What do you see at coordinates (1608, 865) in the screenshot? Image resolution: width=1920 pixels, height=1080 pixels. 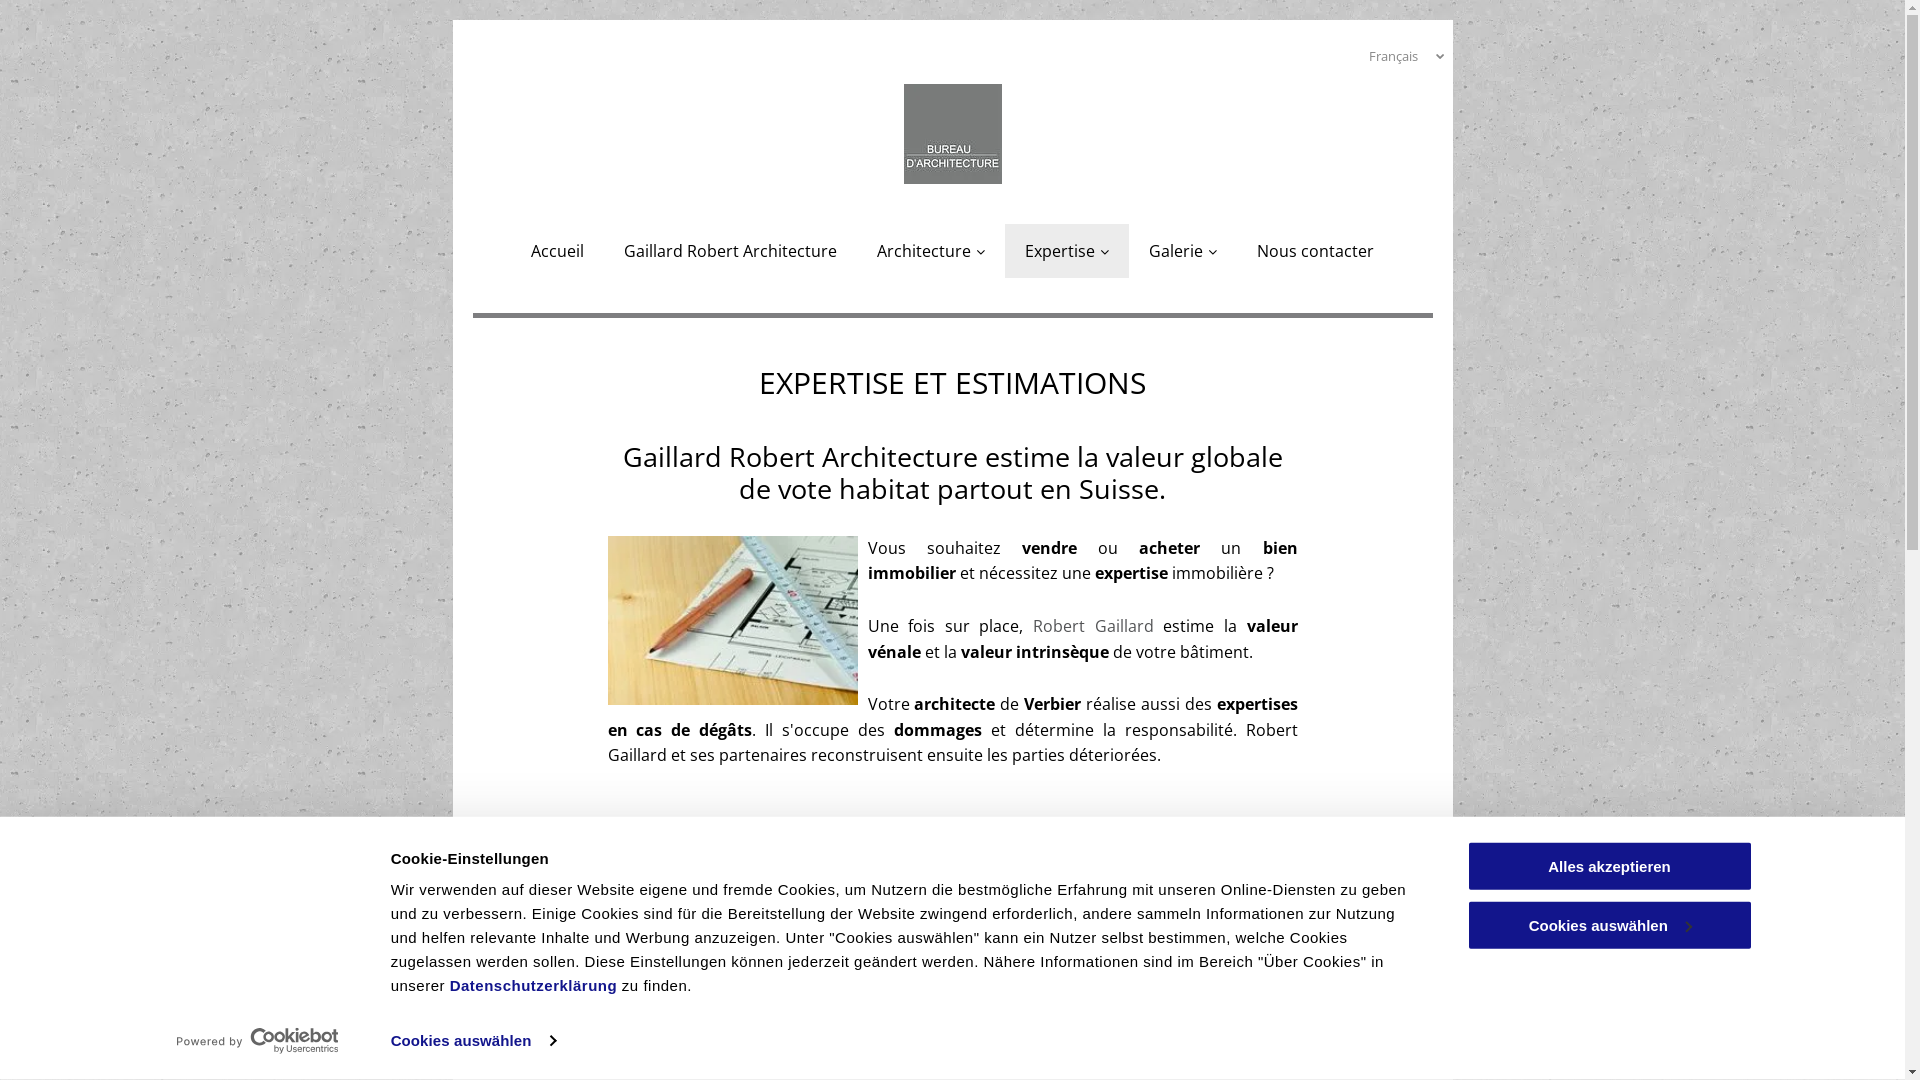 I see `'Alles akzeptieren'` at bounding box center [1608, 865].